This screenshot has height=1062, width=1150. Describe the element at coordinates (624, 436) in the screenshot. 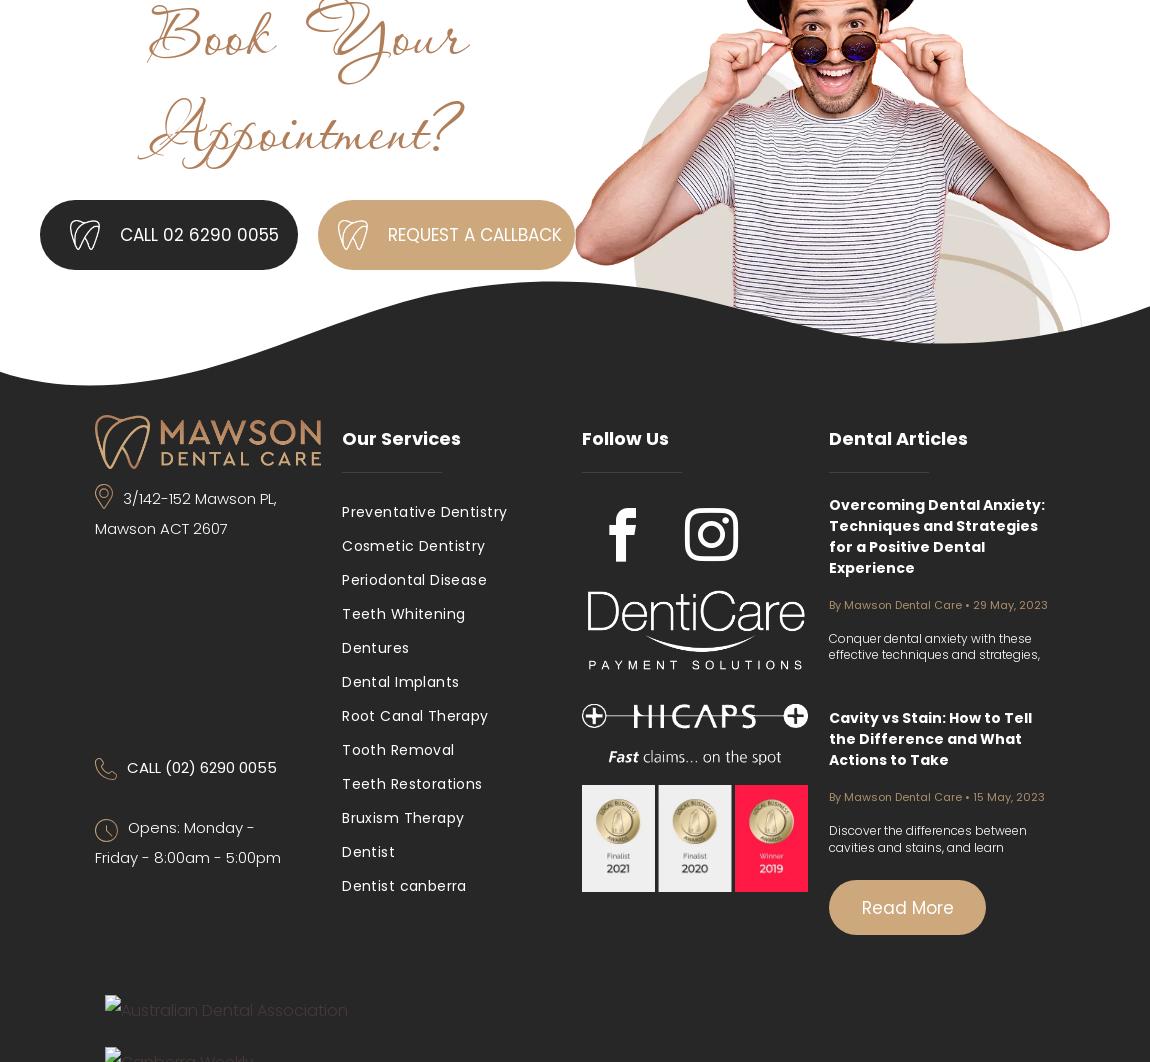

I see `'Follow Us'` at that location.